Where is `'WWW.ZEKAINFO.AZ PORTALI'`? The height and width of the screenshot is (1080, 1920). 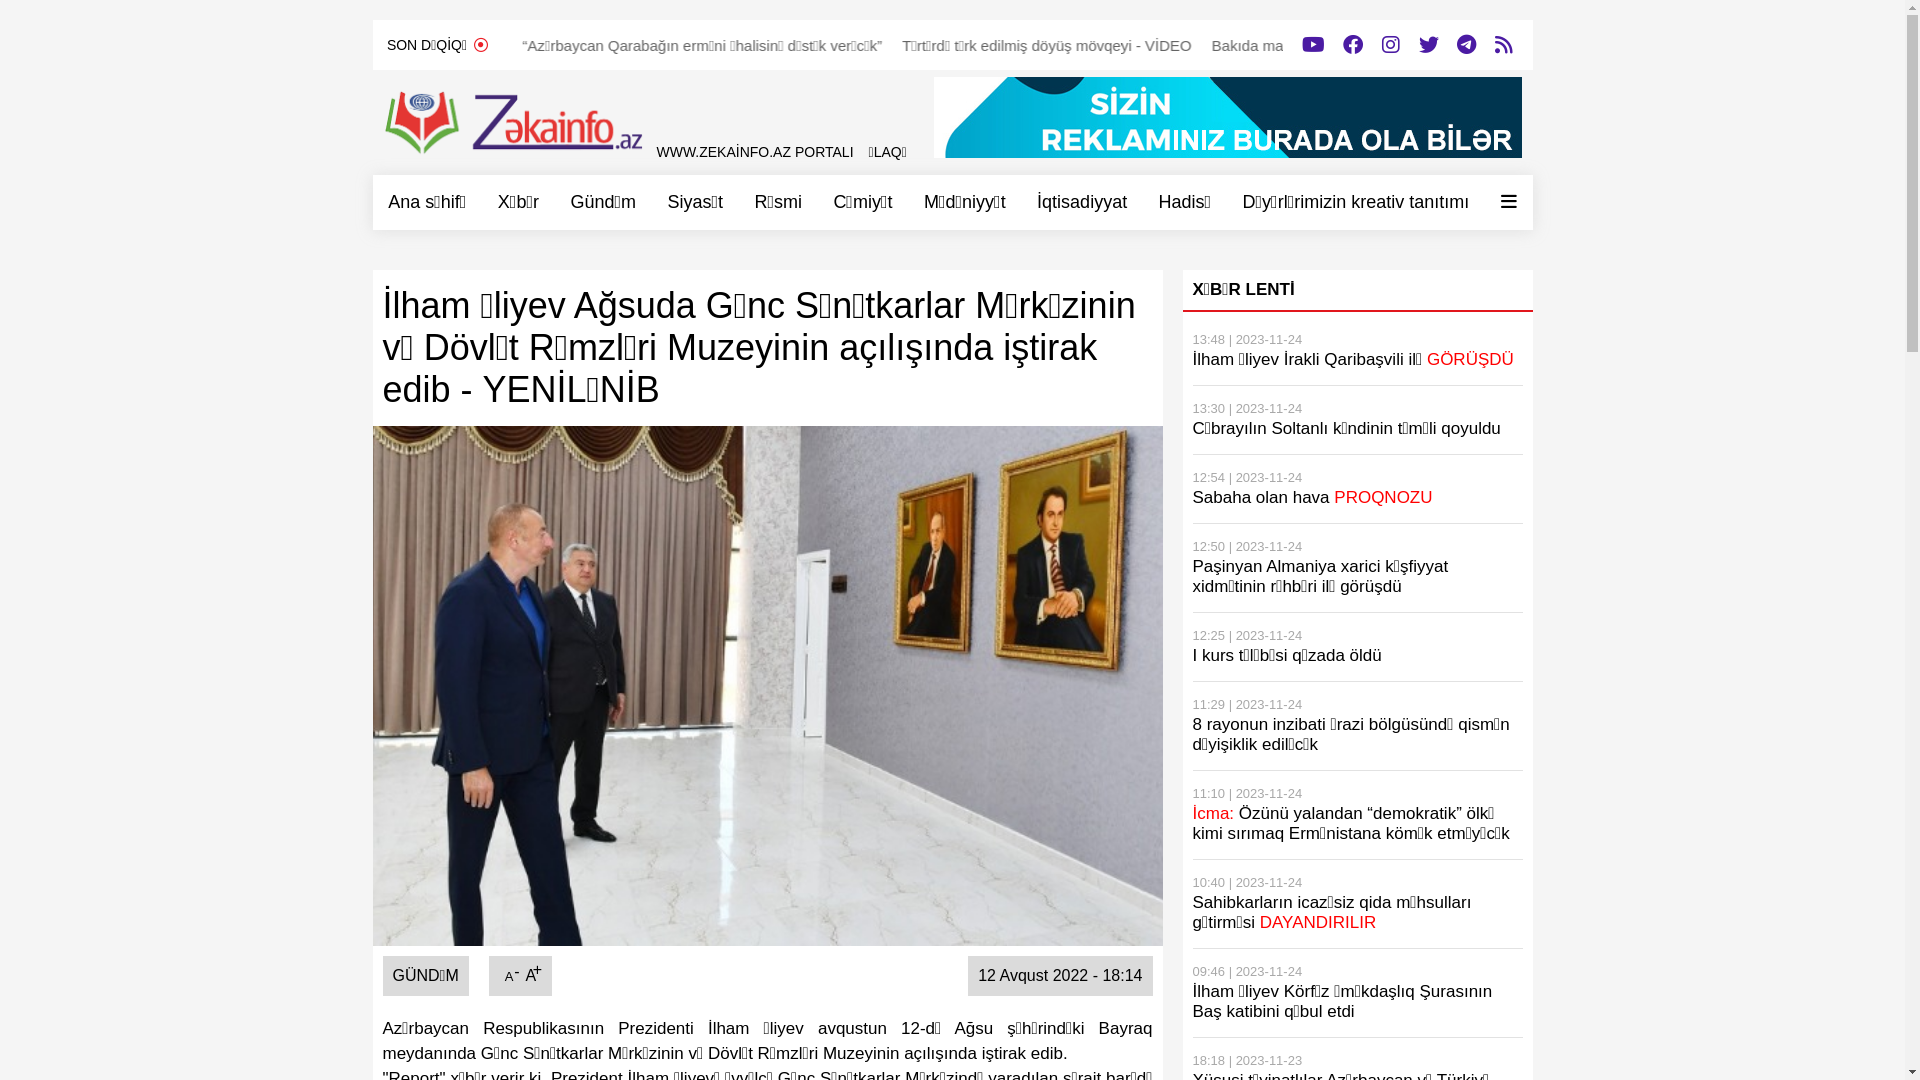 'WWW.ZEKAINFO.AZ PORTALI' is located at coordinates (753, 150).